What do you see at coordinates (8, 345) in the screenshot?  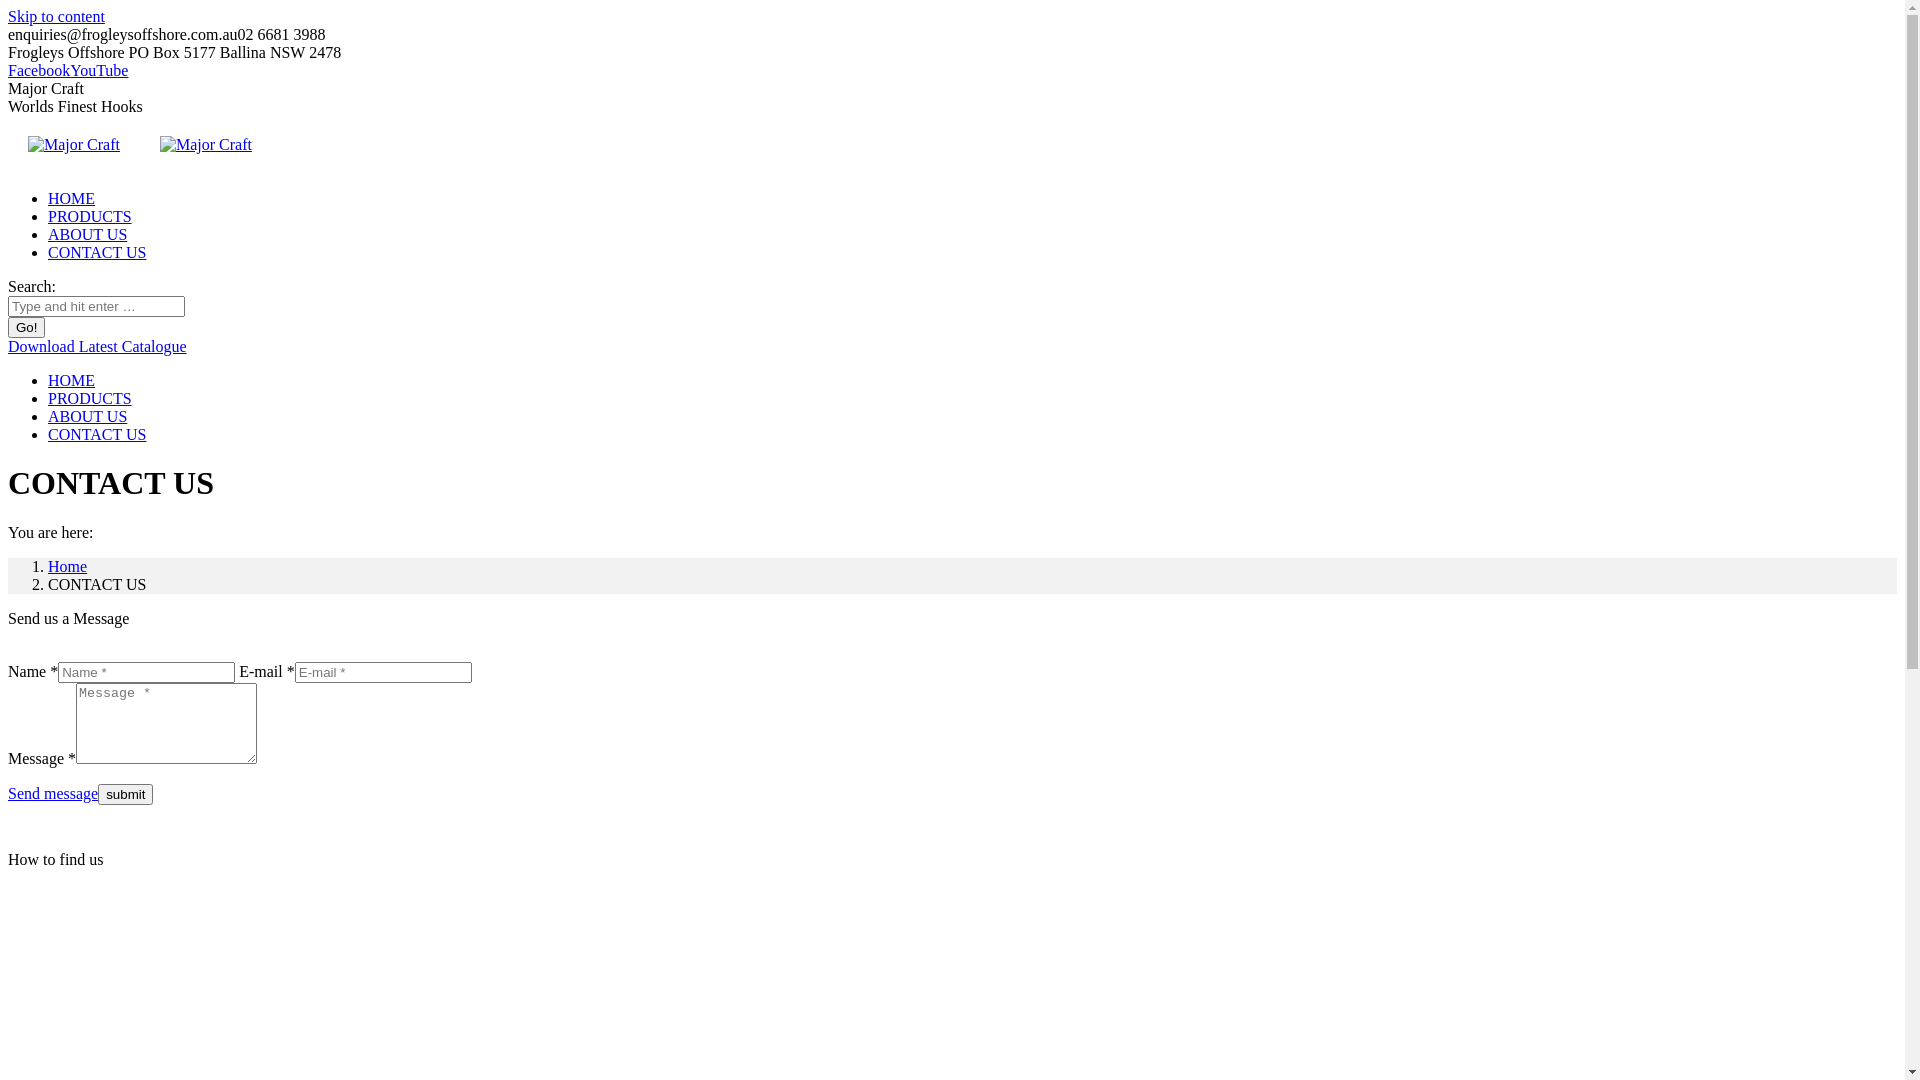 I see `'Download Latest Catalogue'` at bounding box center [8, 345].